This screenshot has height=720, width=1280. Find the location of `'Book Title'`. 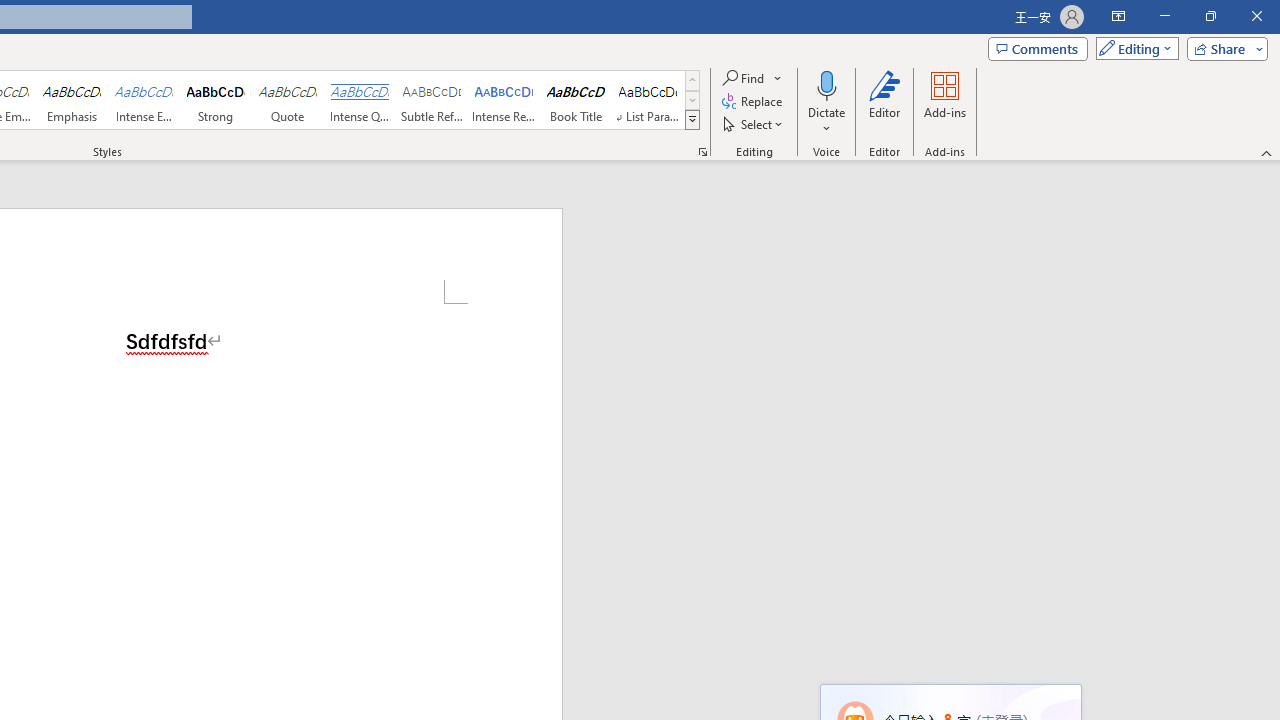

'Book Title' is located at coordinates (575, 100).